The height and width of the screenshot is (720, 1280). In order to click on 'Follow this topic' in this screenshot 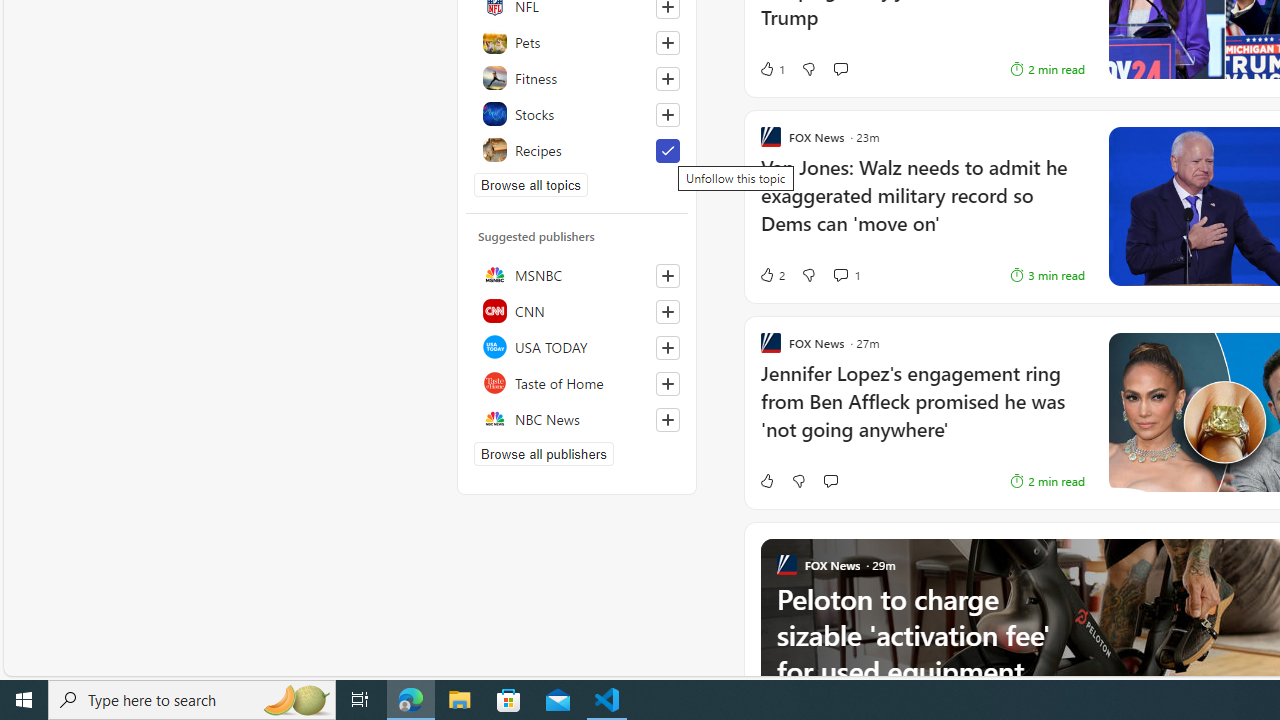, I will do `click(668, 114)`.